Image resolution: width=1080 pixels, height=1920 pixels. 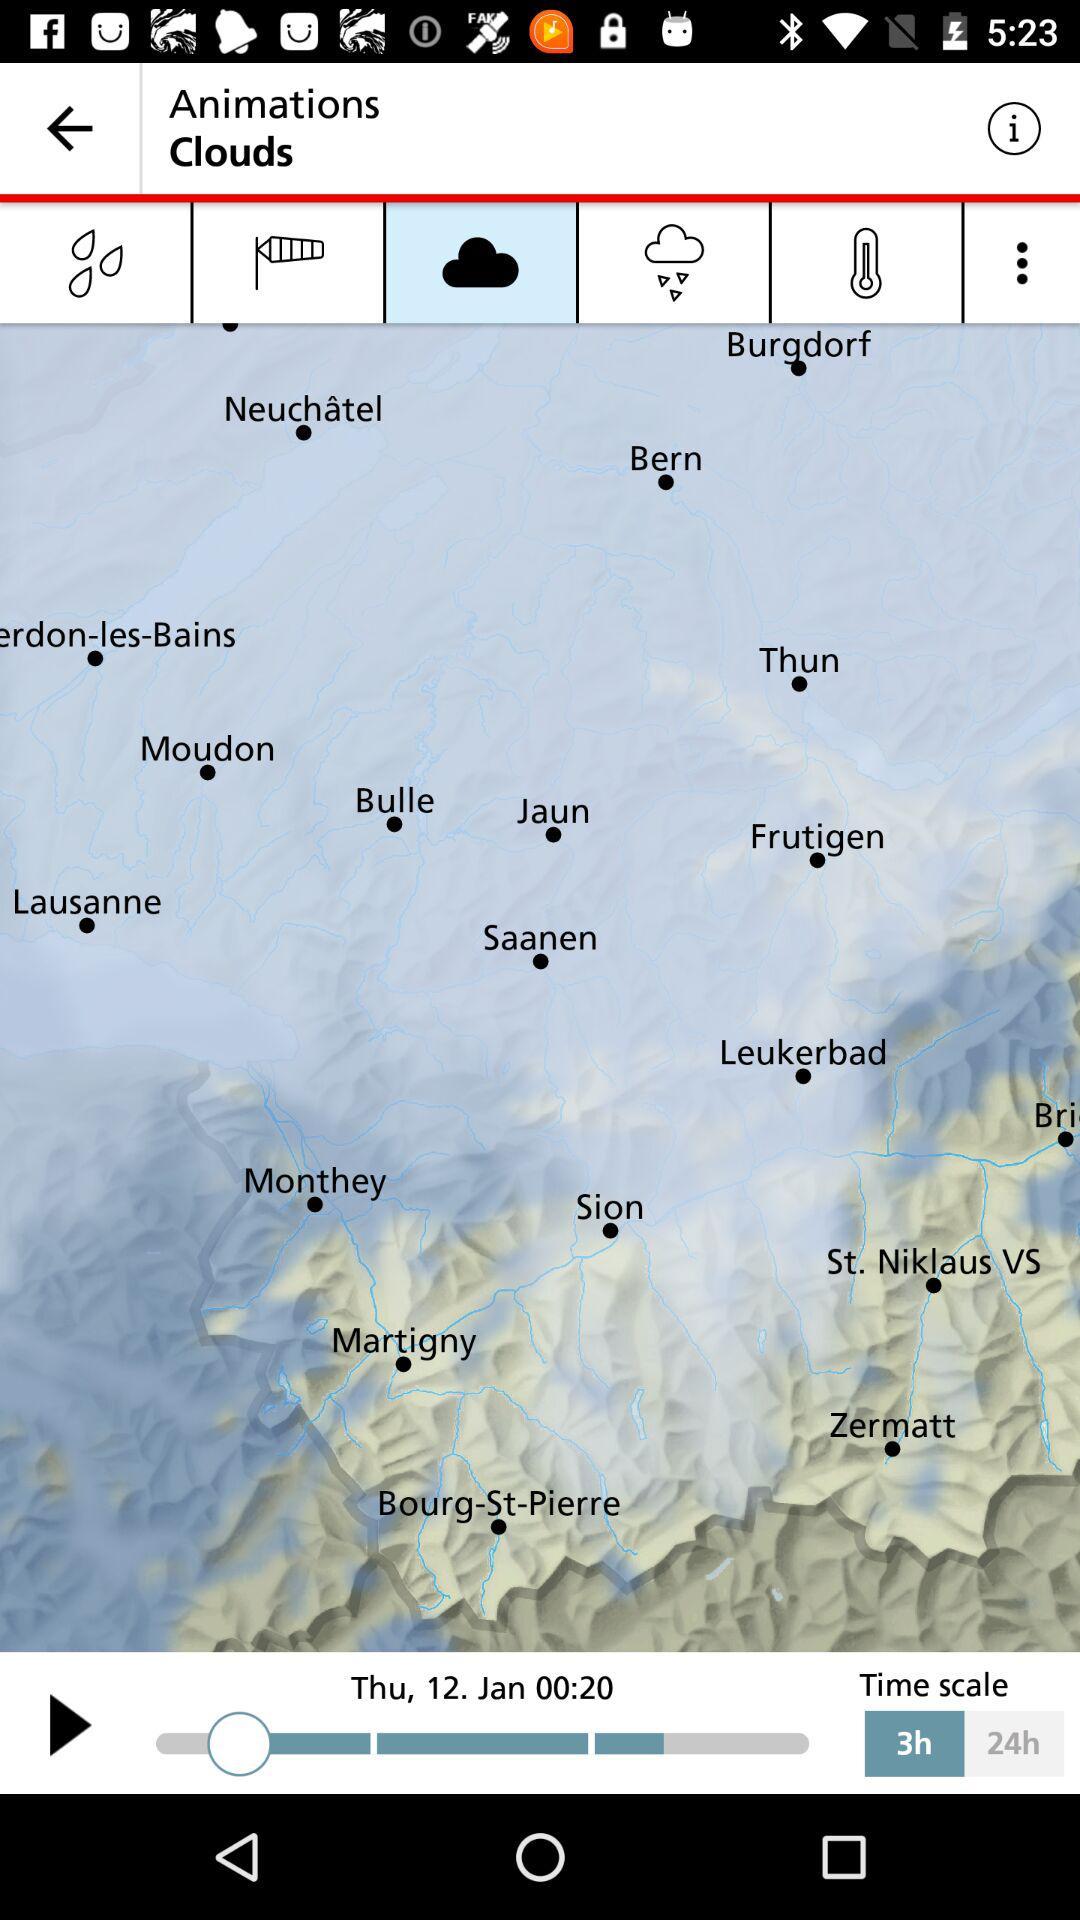 I want to click on the icon to the right of animations item, so click(x=1014, y=127).